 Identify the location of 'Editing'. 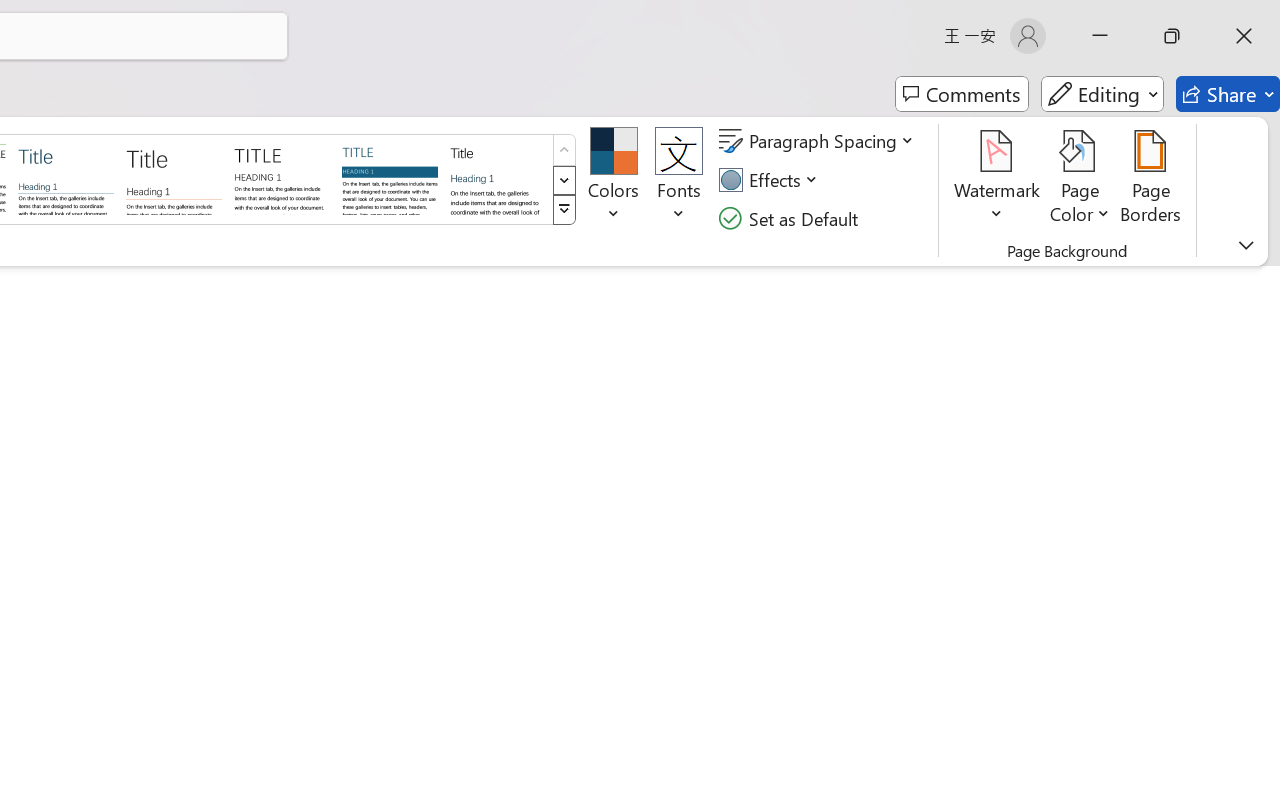
(1101, 94).